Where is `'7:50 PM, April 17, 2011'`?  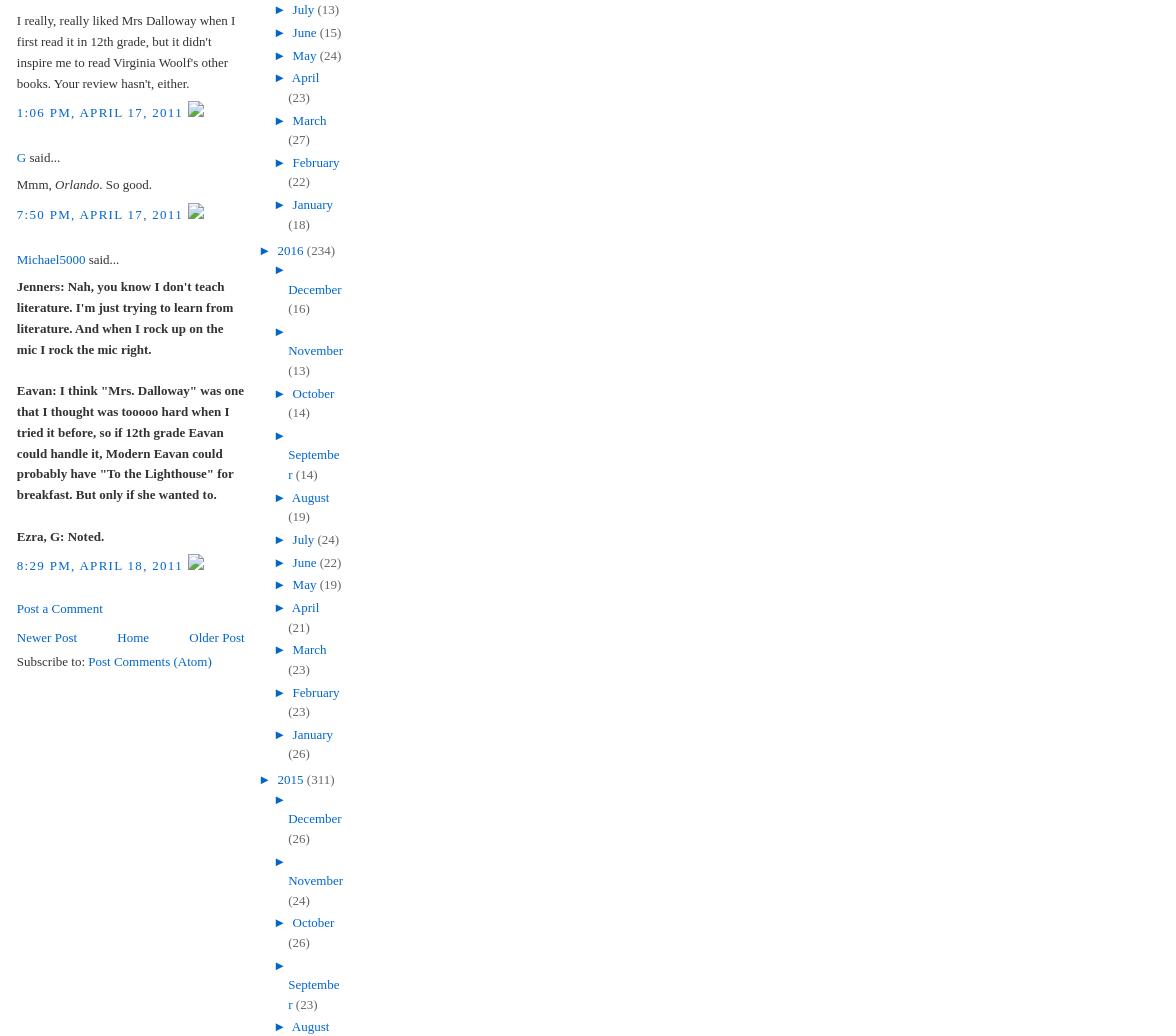 '7:50 PM, April 17, 2011' is located at coordinates (101, 213).